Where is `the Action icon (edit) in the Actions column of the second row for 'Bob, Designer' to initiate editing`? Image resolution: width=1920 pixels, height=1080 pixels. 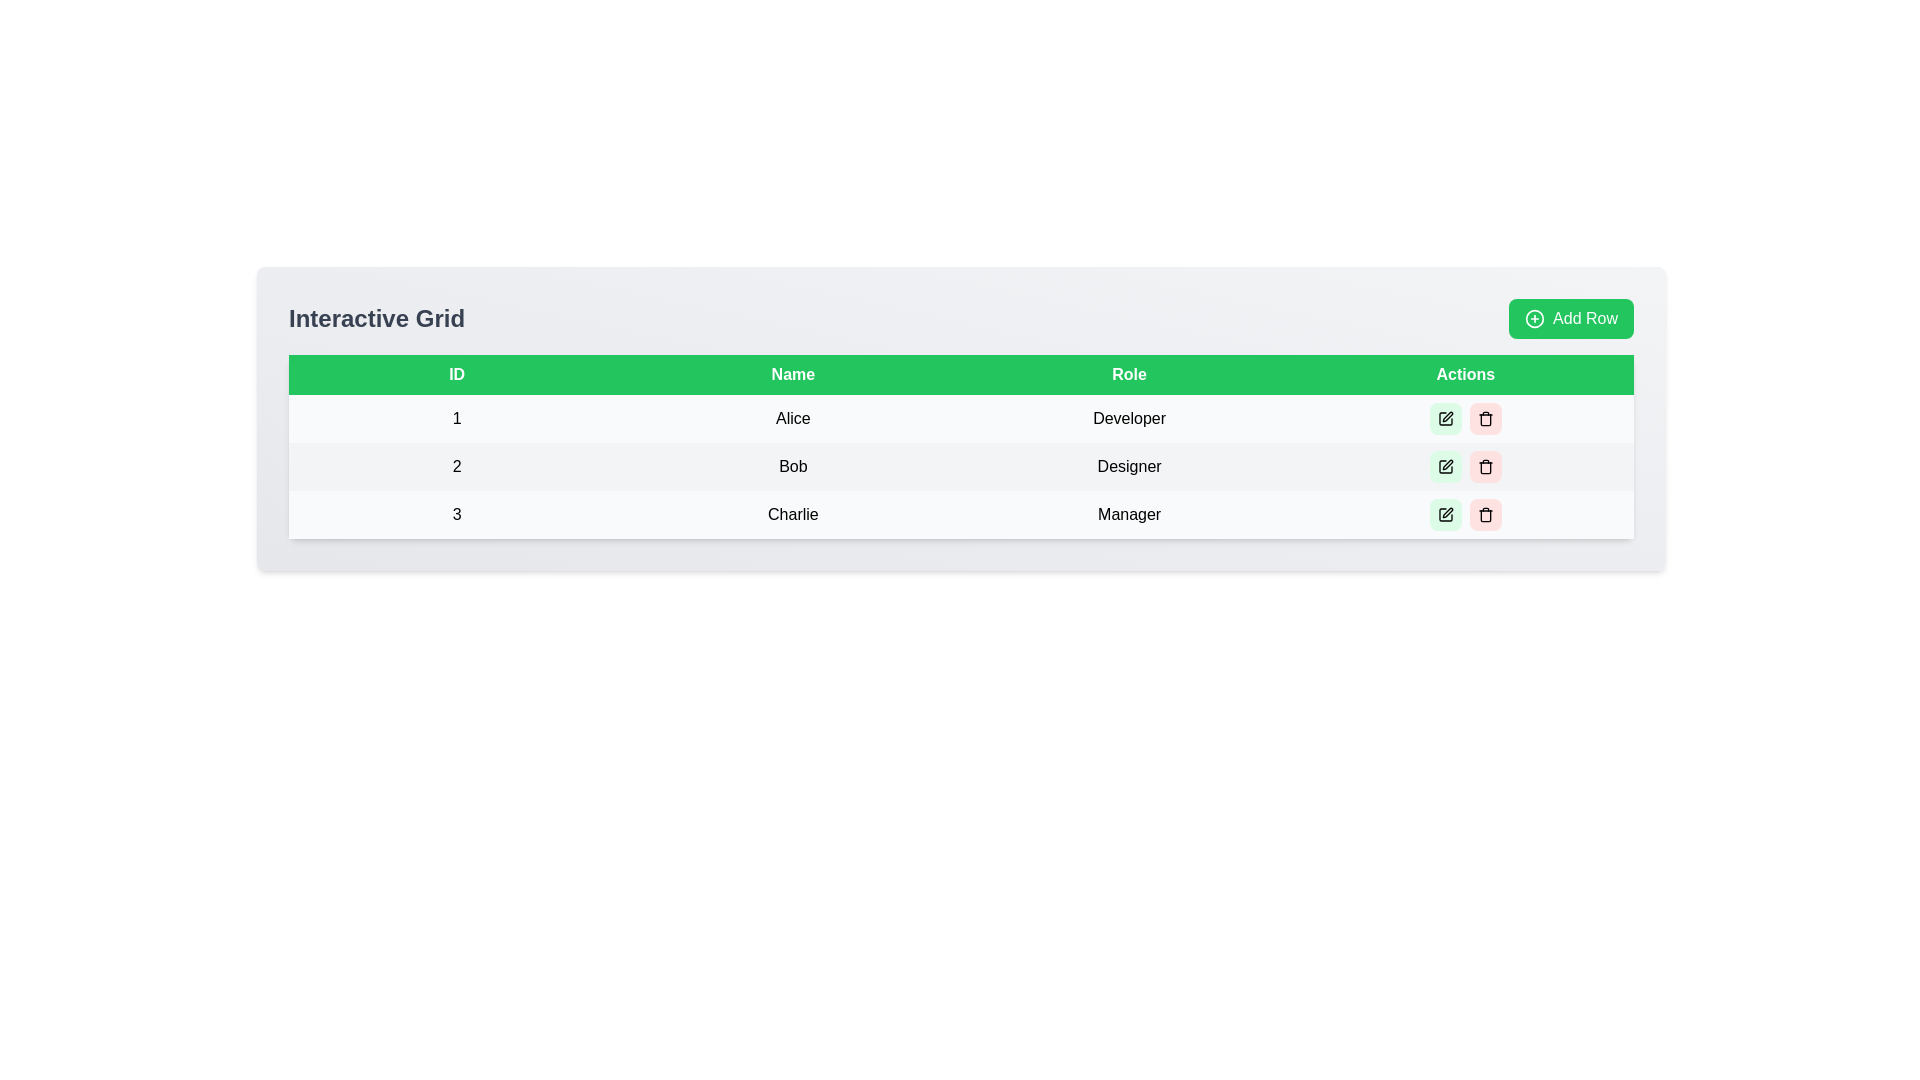
the Action icon (edit) in the Actions column of the second row for 'Bob, Designer' to initiate editing is located at coordinates (1447, 465).